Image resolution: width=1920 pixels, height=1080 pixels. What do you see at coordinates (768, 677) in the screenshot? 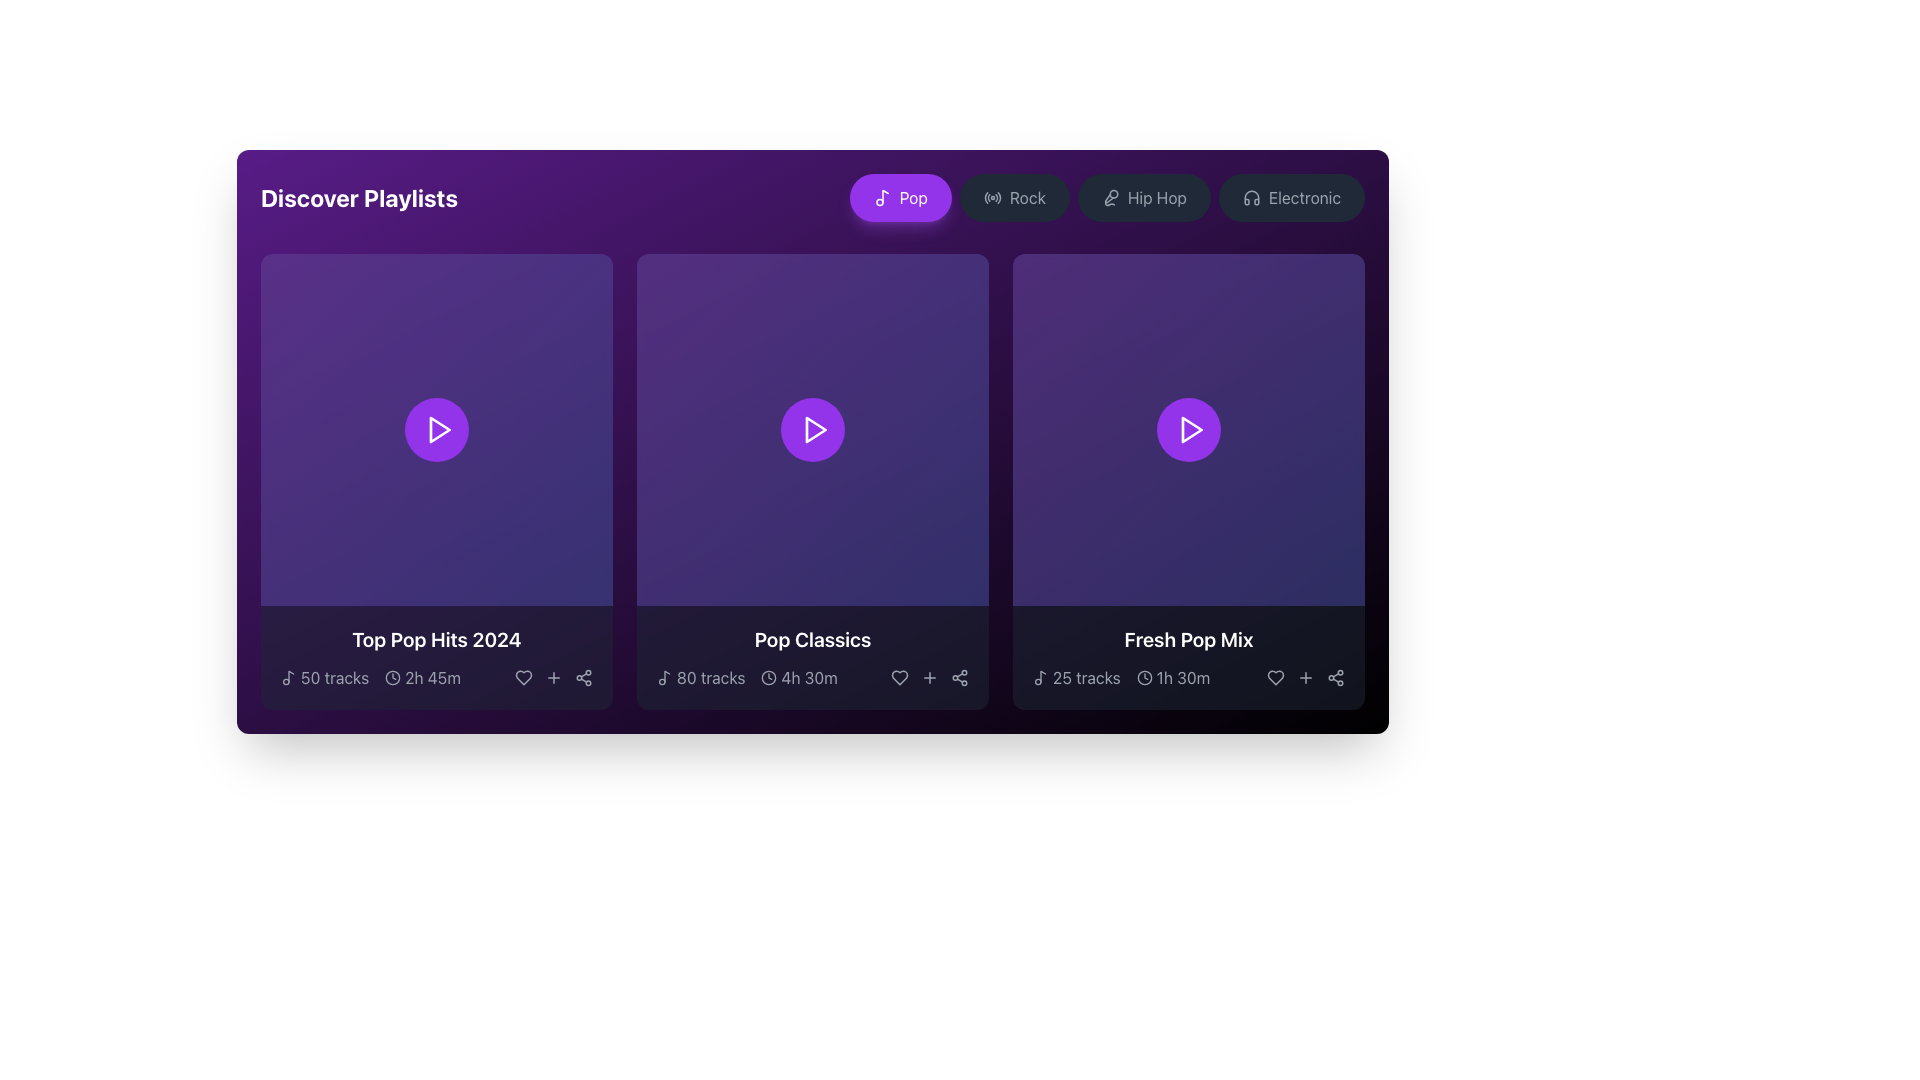
I see `the small circular clock icon with a gray outline and intersecting hands, located to the left of the text '4h 30m' in the second playlist card labeled 'Pop Classics'` at bounding box center [768, 677].